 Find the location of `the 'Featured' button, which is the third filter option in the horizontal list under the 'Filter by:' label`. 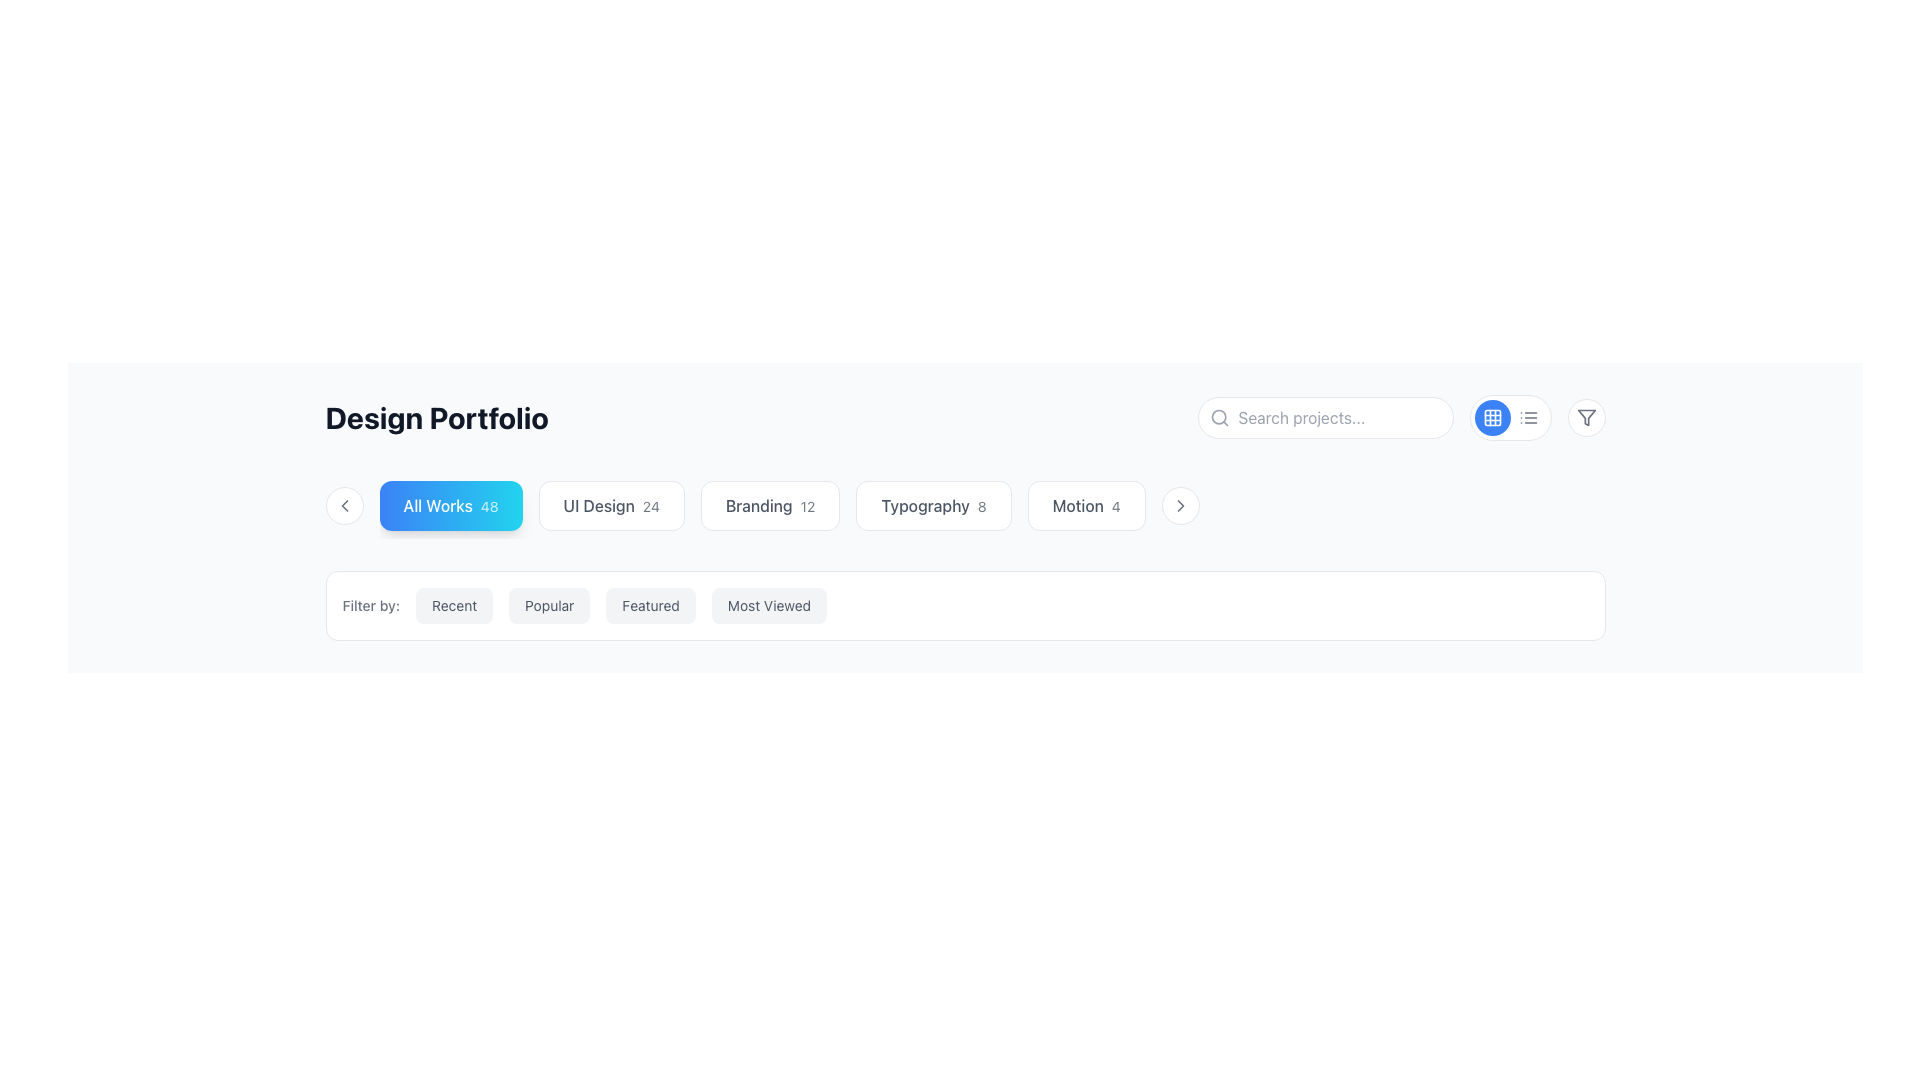

the 'Featured' button, which is the third filter option in the horizontal list under the 'Filter by:' label is located at coordinates (651, 604).